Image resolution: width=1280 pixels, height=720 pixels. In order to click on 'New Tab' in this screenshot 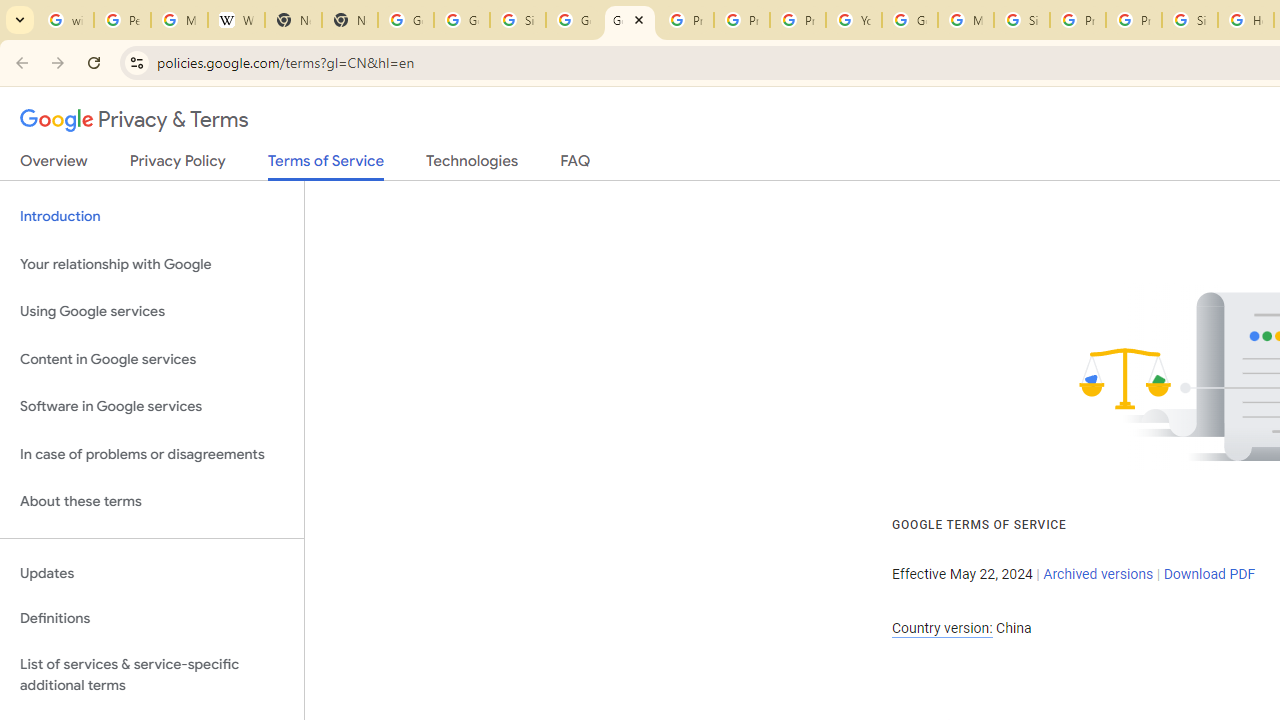, I will do `click(350, 20)`.